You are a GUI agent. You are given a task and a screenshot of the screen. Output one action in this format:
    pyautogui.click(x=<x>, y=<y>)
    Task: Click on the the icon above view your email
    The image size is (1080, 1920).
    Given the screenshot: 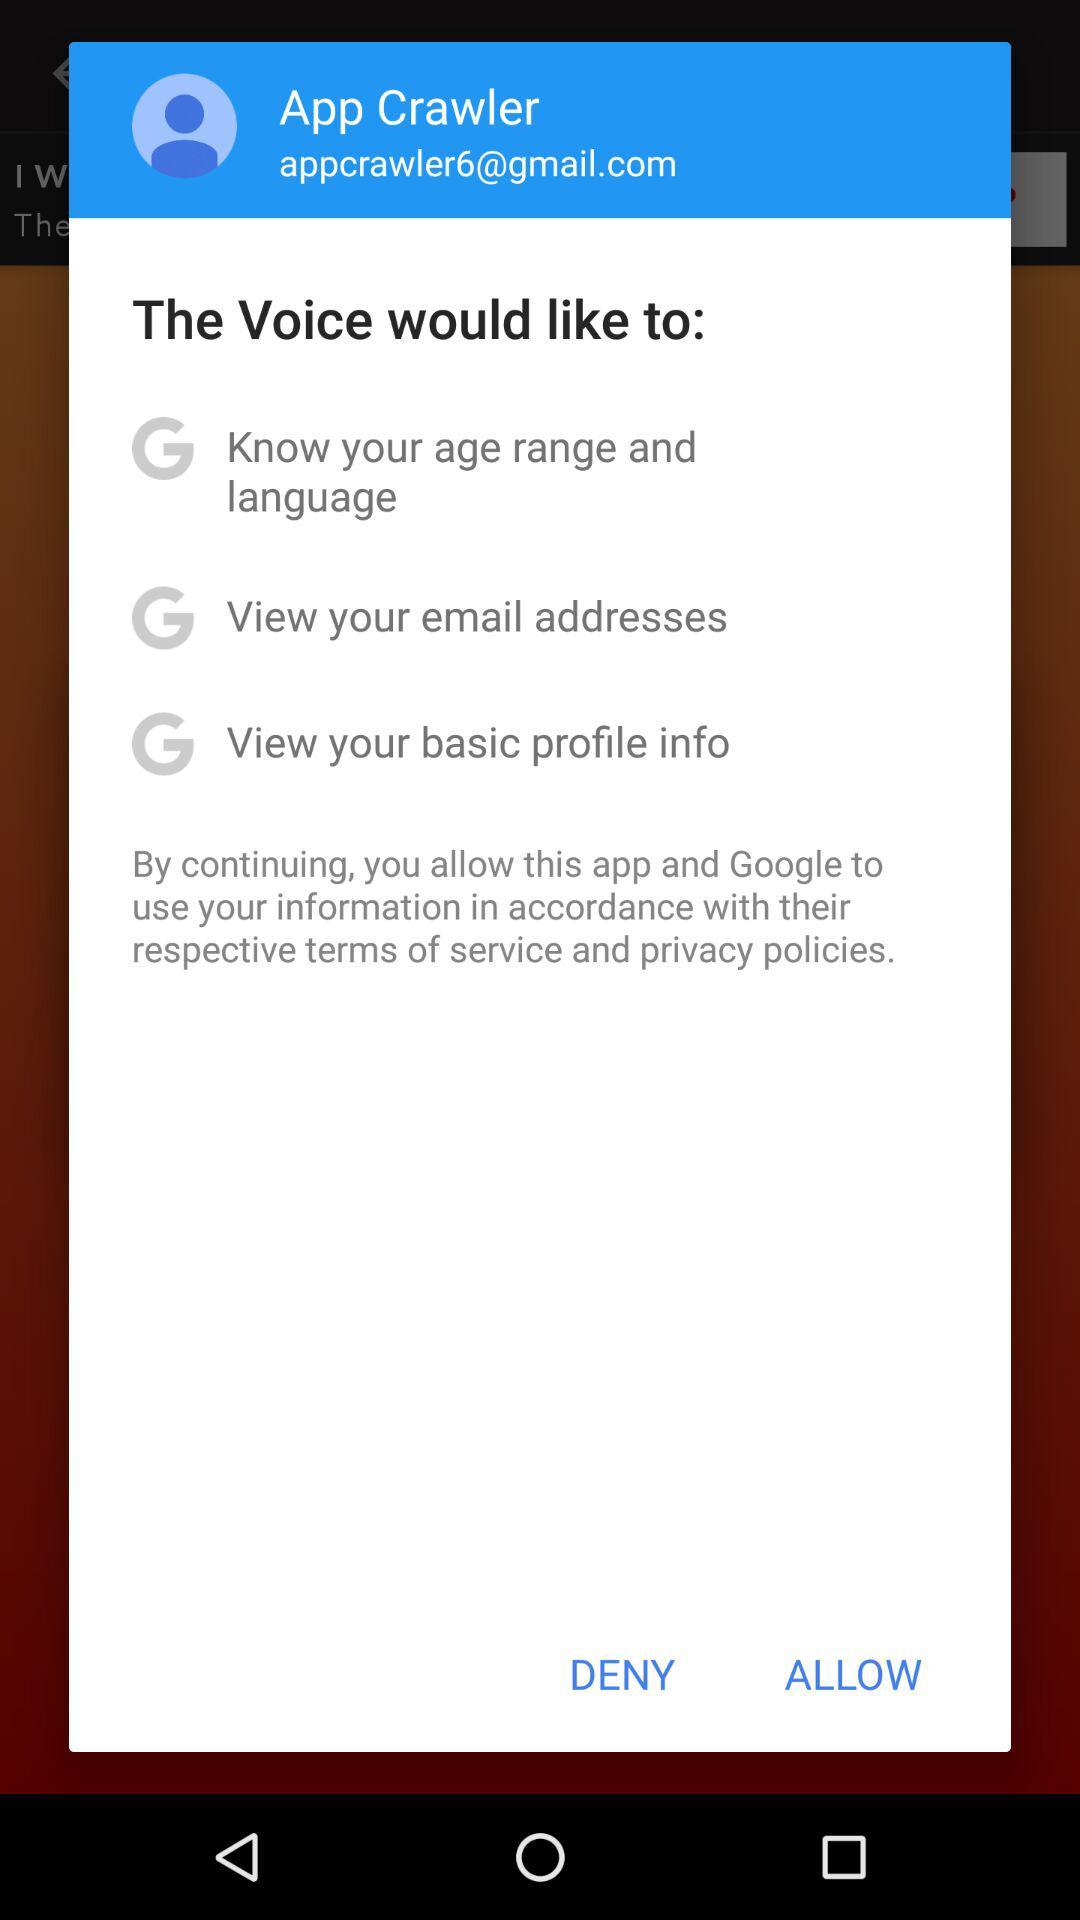 What is the action you would take?
    pyautogui.click(x=540, y=469)
    